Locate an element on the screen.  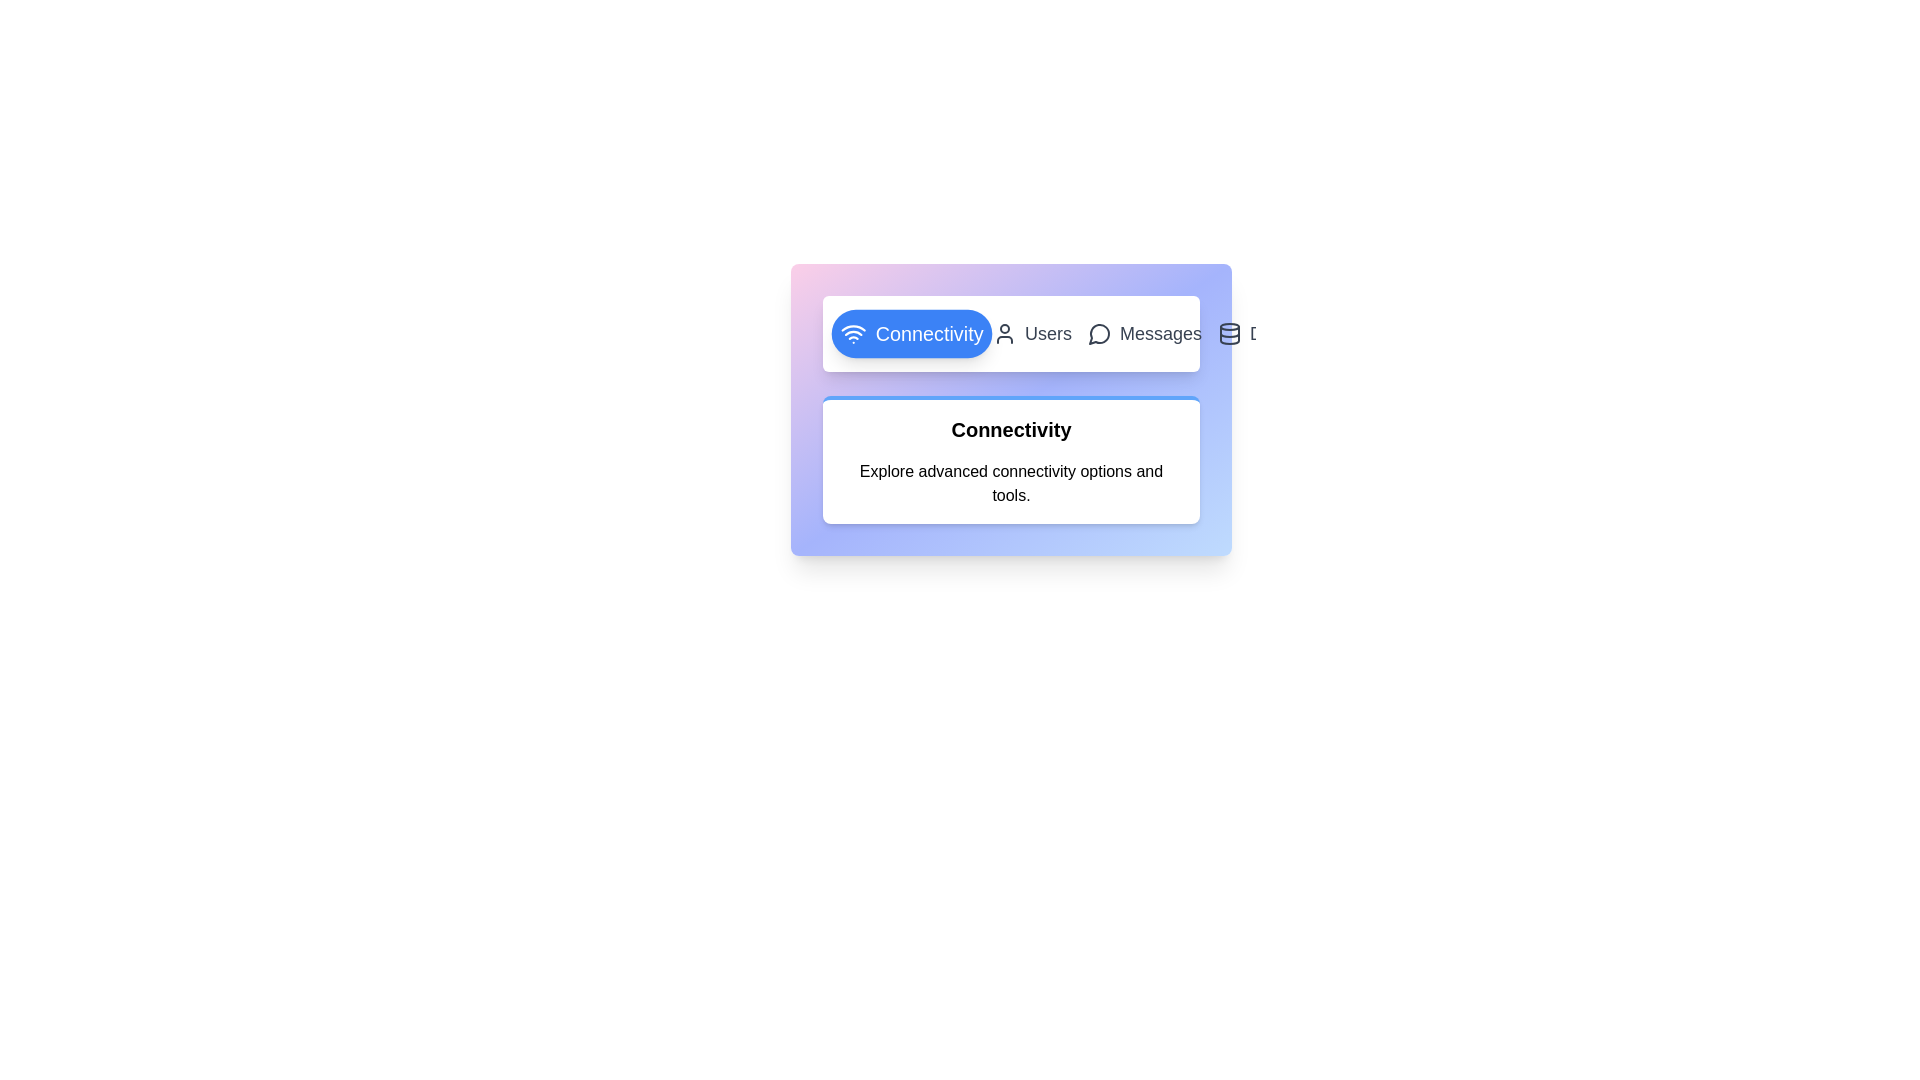
the tab labeled Data to preview its hover effect is located at coordinates (1251, 333).